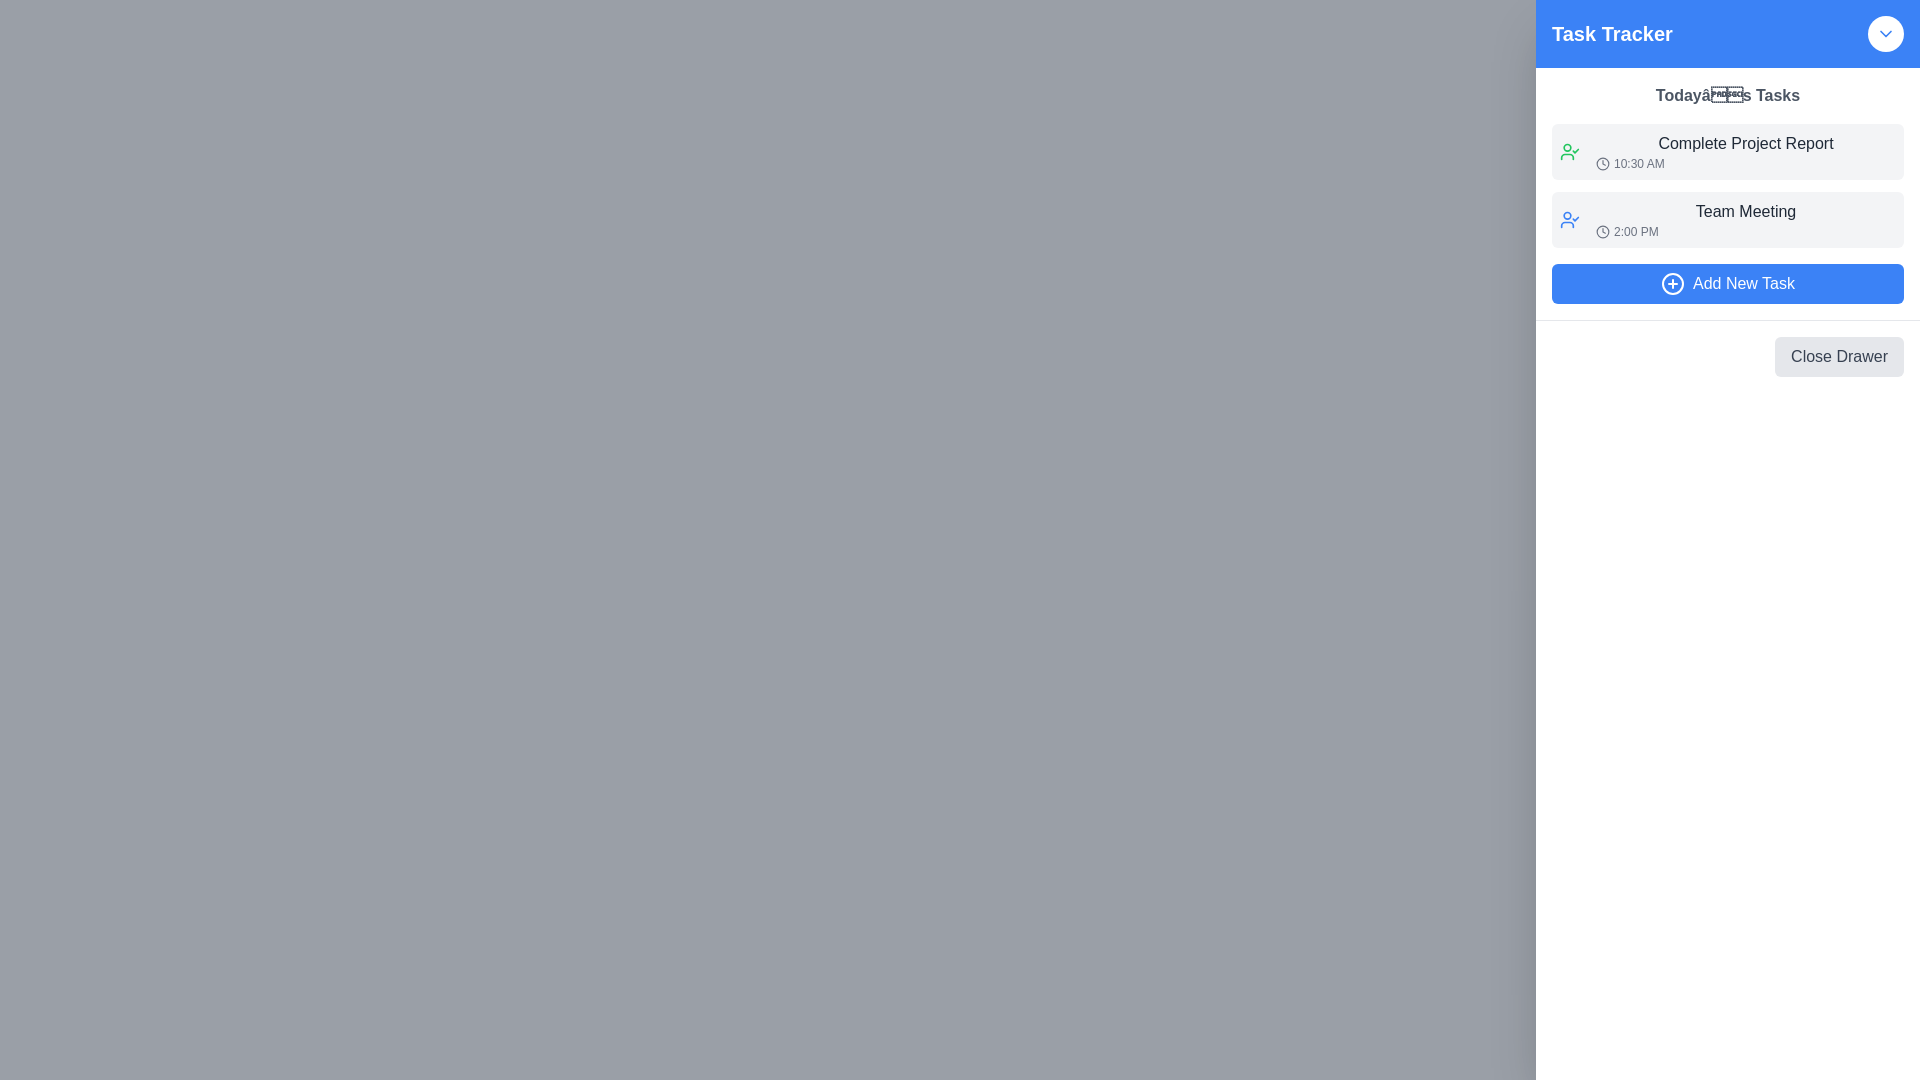 The height and width of the screenshot is (1080, 1920). I want to click on the task entry titled 'Complete Project Report', so click(1727, 150).